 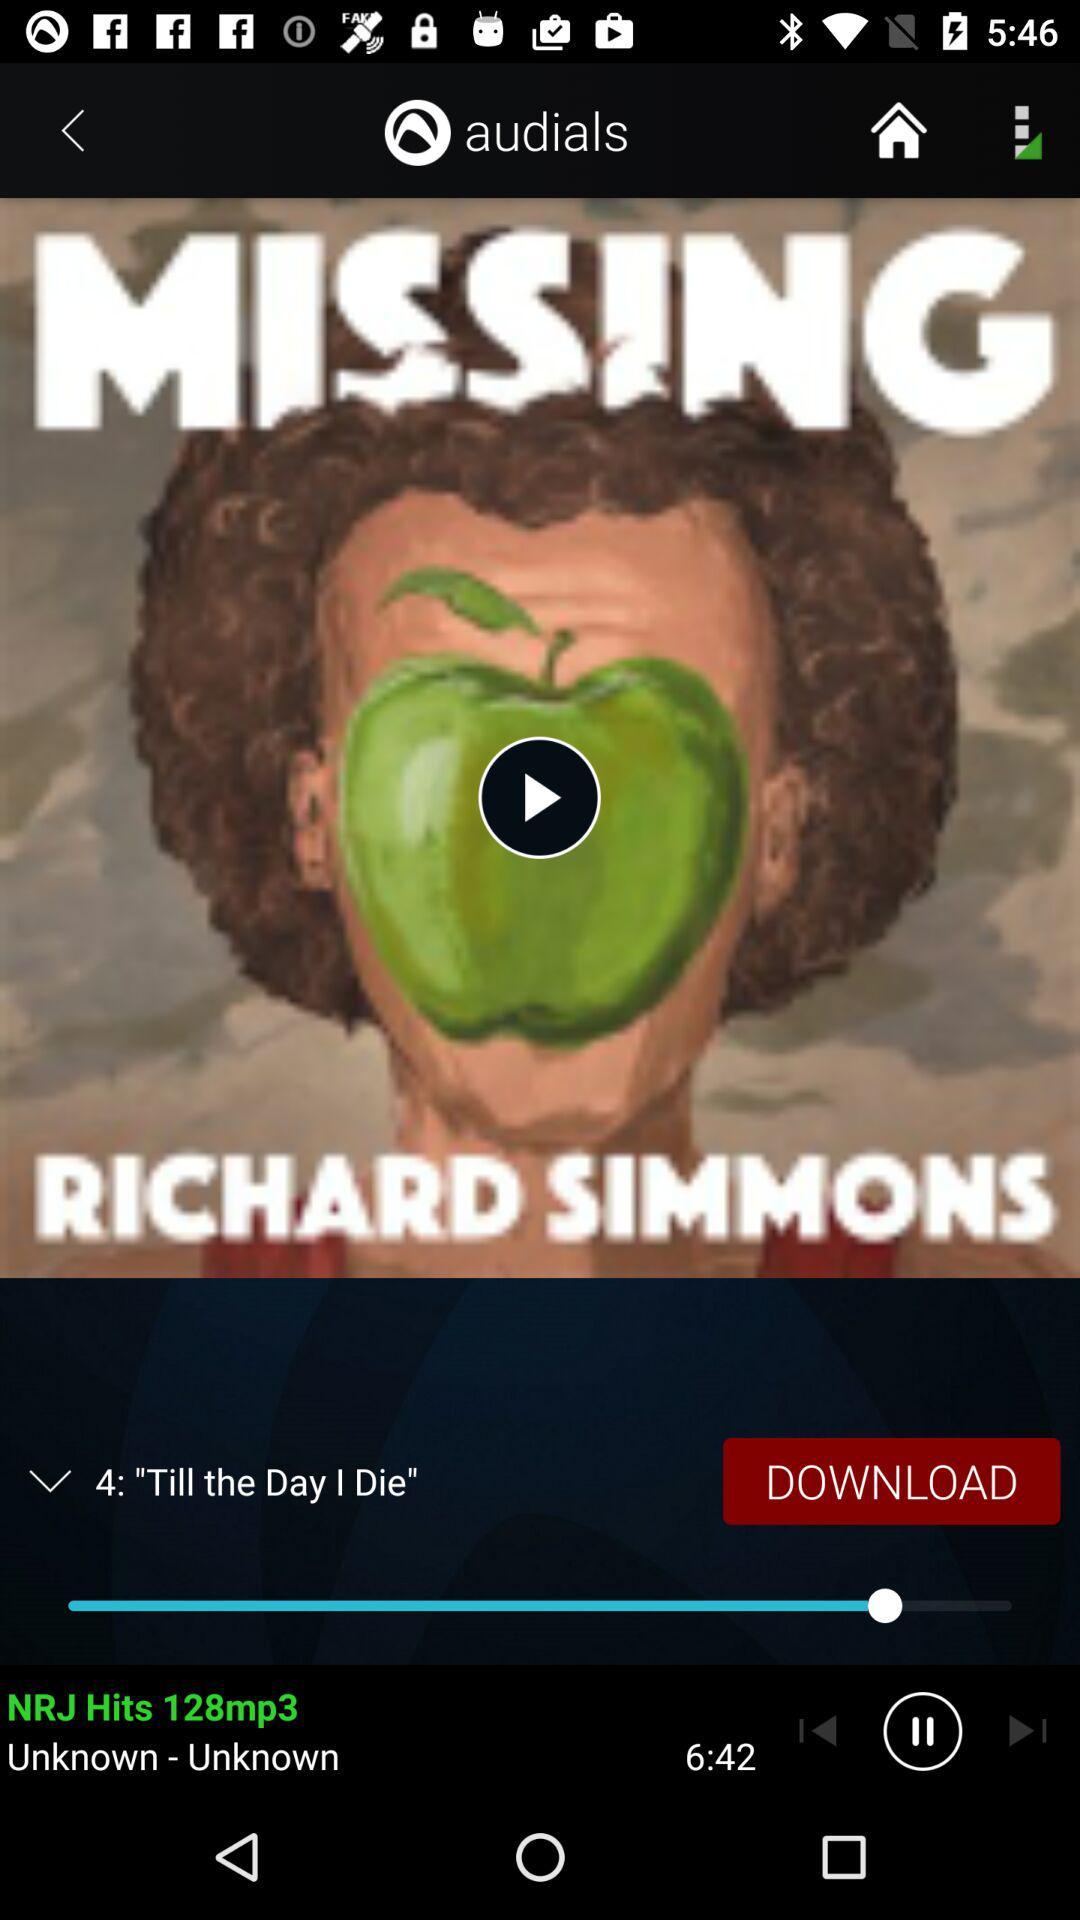 What do you see at coordinates (897, 129) in the screenshot?
I see `go home` at bounding box center [897, 129].